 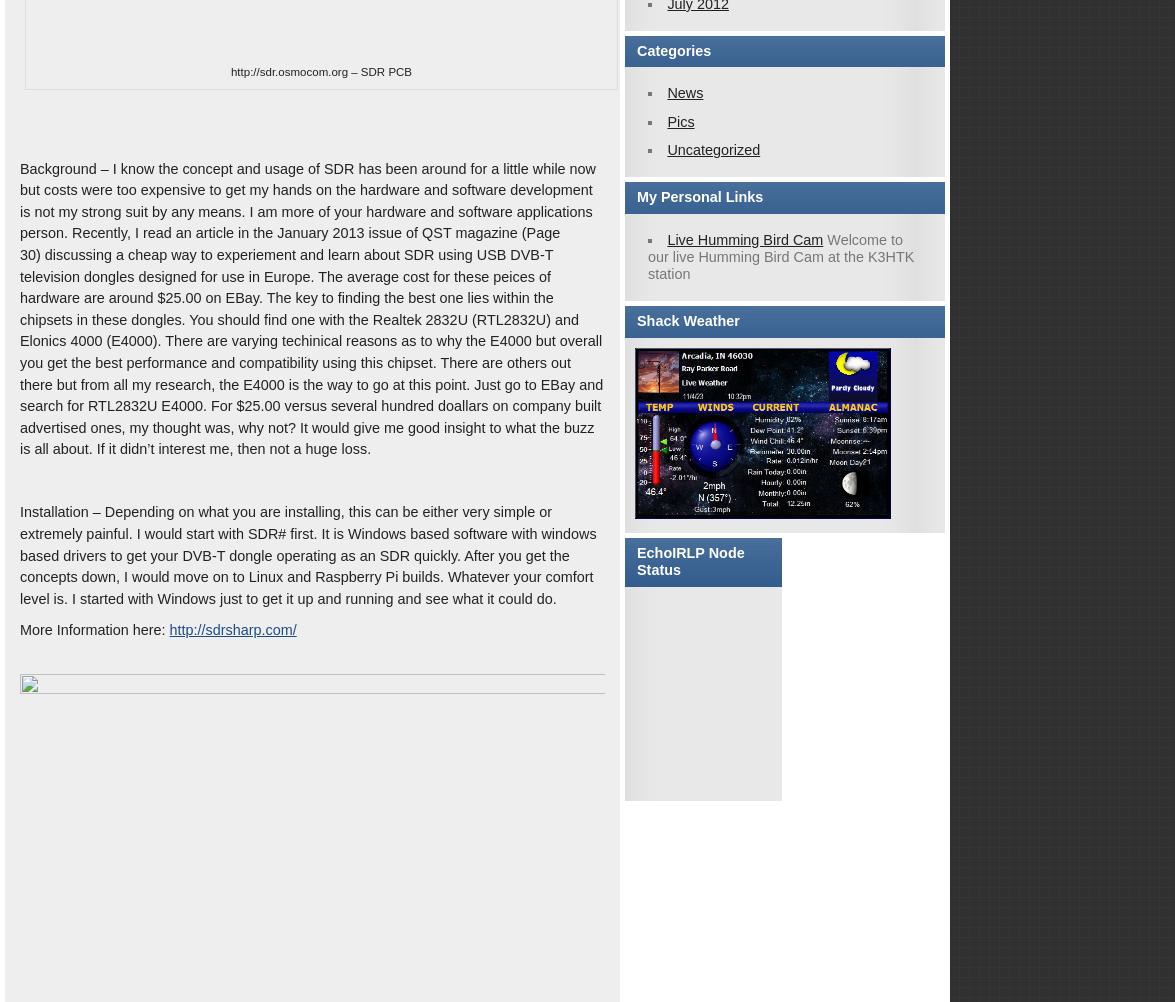 I want to click on 'Uncategorized', so click(x=712, y=148).